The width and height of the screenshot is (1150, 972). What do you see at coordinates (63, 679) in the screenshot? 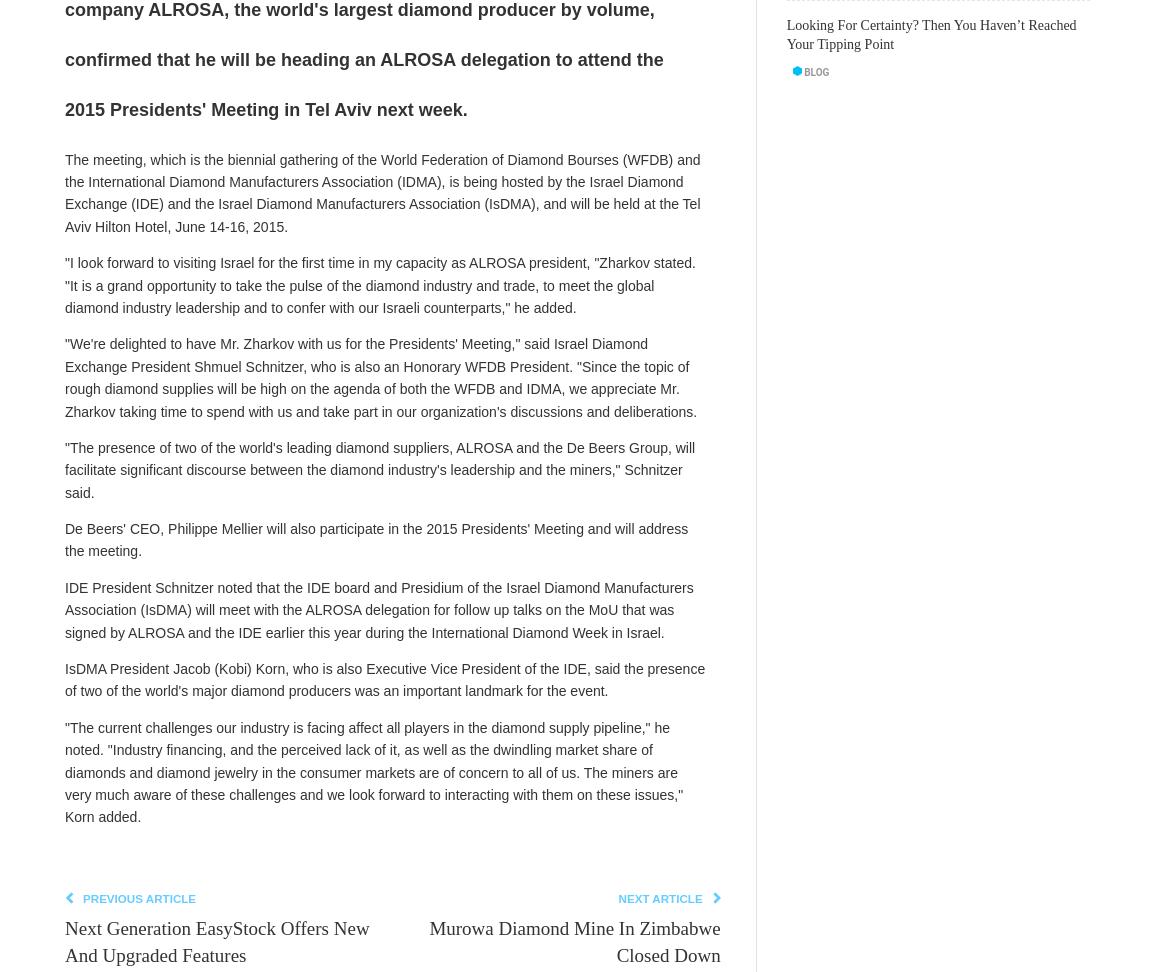
I see `'IsDMA President Jacob (Kobi) Korn, who is also Executive Vice President of the IDE, said the presence of two of the world's major diamond producers was an important landmark for the event.'` at bounding box center [63, 679].